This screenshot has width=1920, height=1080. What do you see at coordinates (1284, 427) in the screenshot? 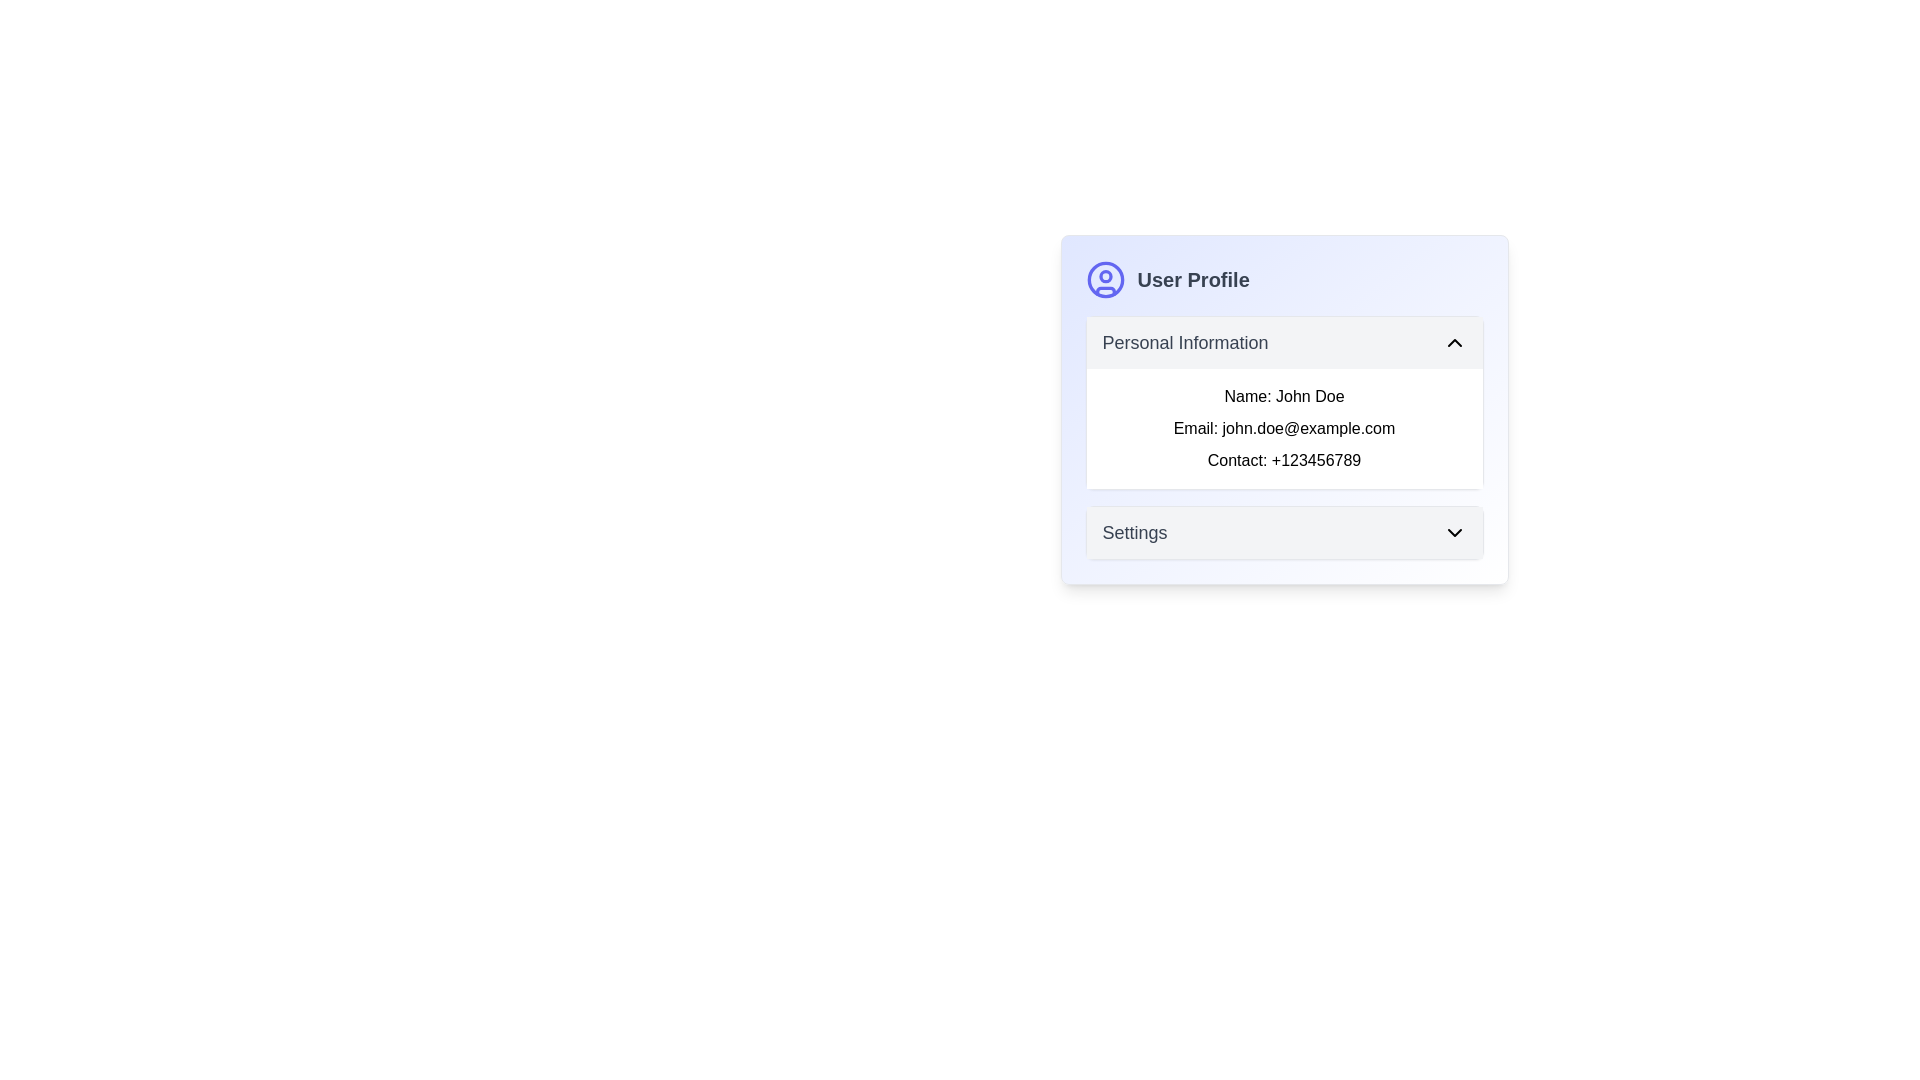
I see `the Text Block displaying the user's profile details located in the 'Personal Information' section of the 'User Profile' card interface, positioned below the section header and above the 'Settings' menu option` at bounding box center [1284, 427].